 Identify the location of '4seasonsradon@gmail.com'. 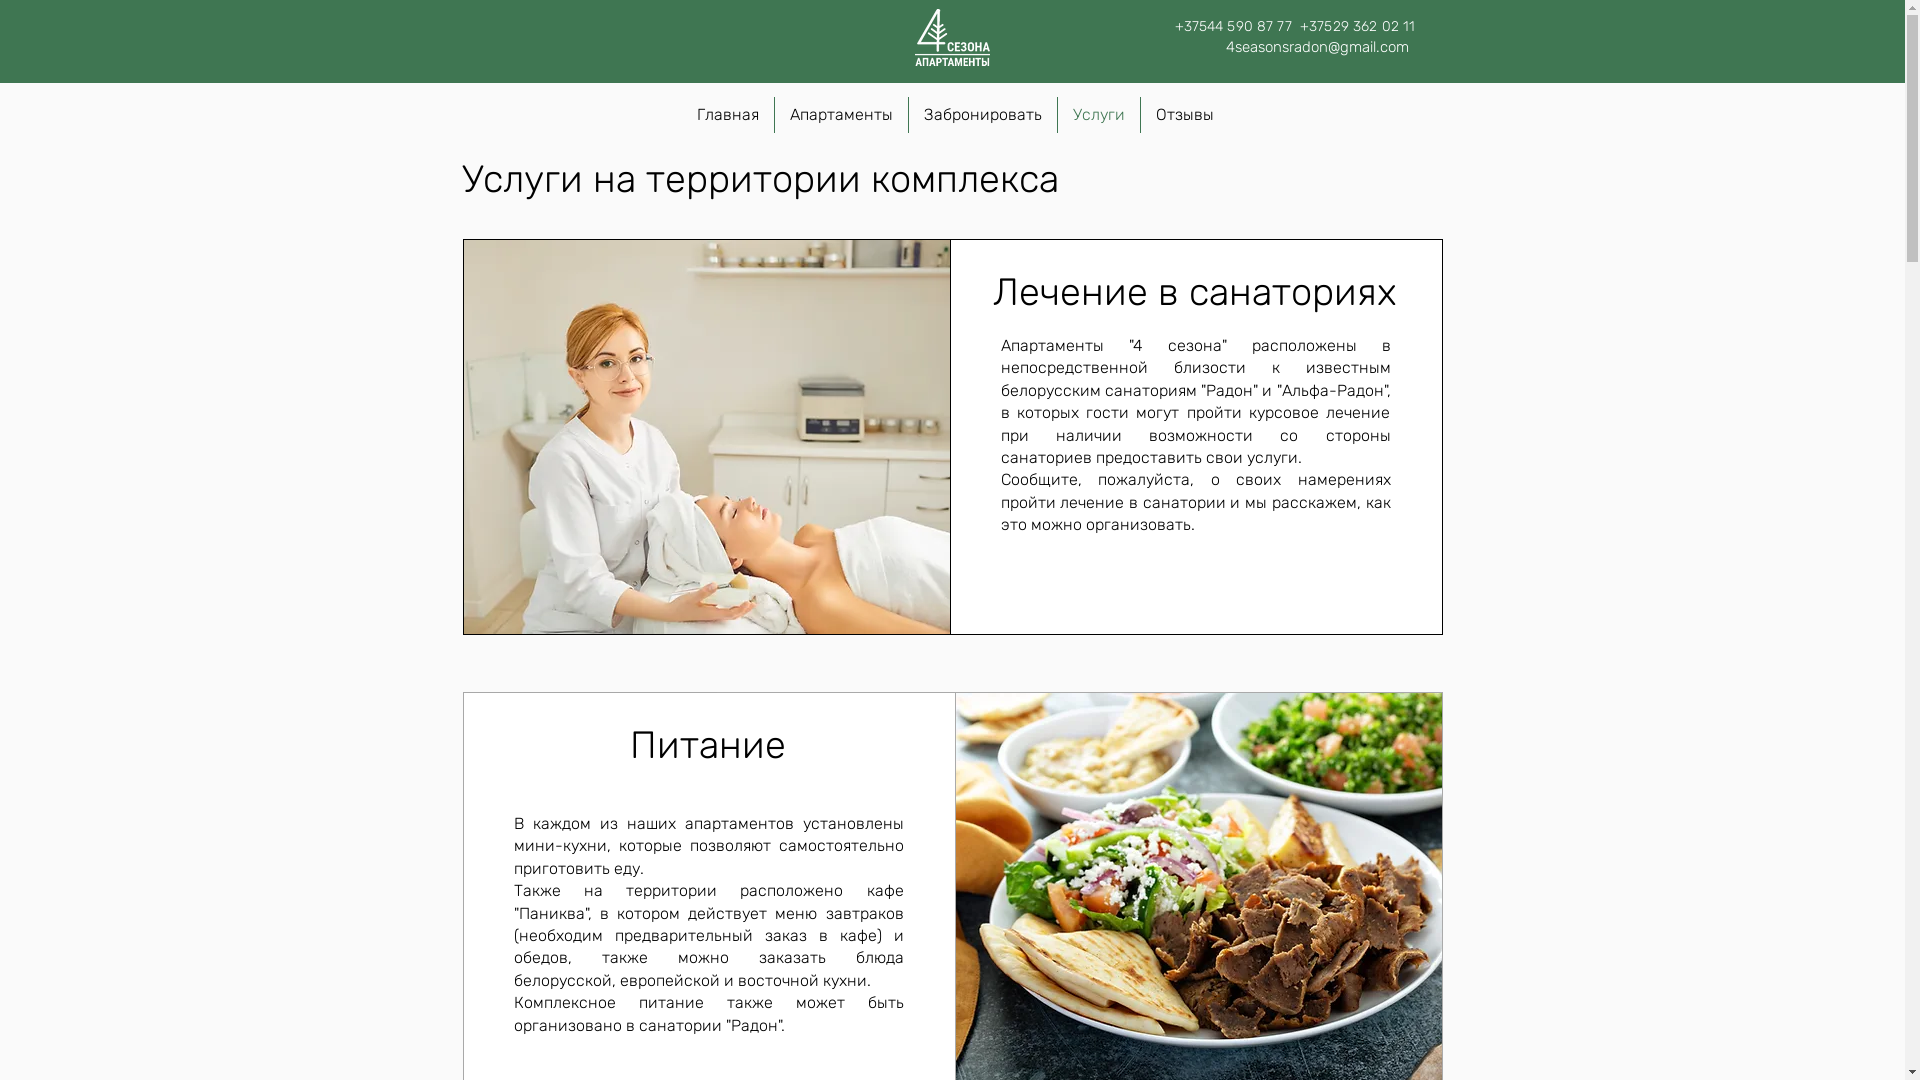
(1224, 45).